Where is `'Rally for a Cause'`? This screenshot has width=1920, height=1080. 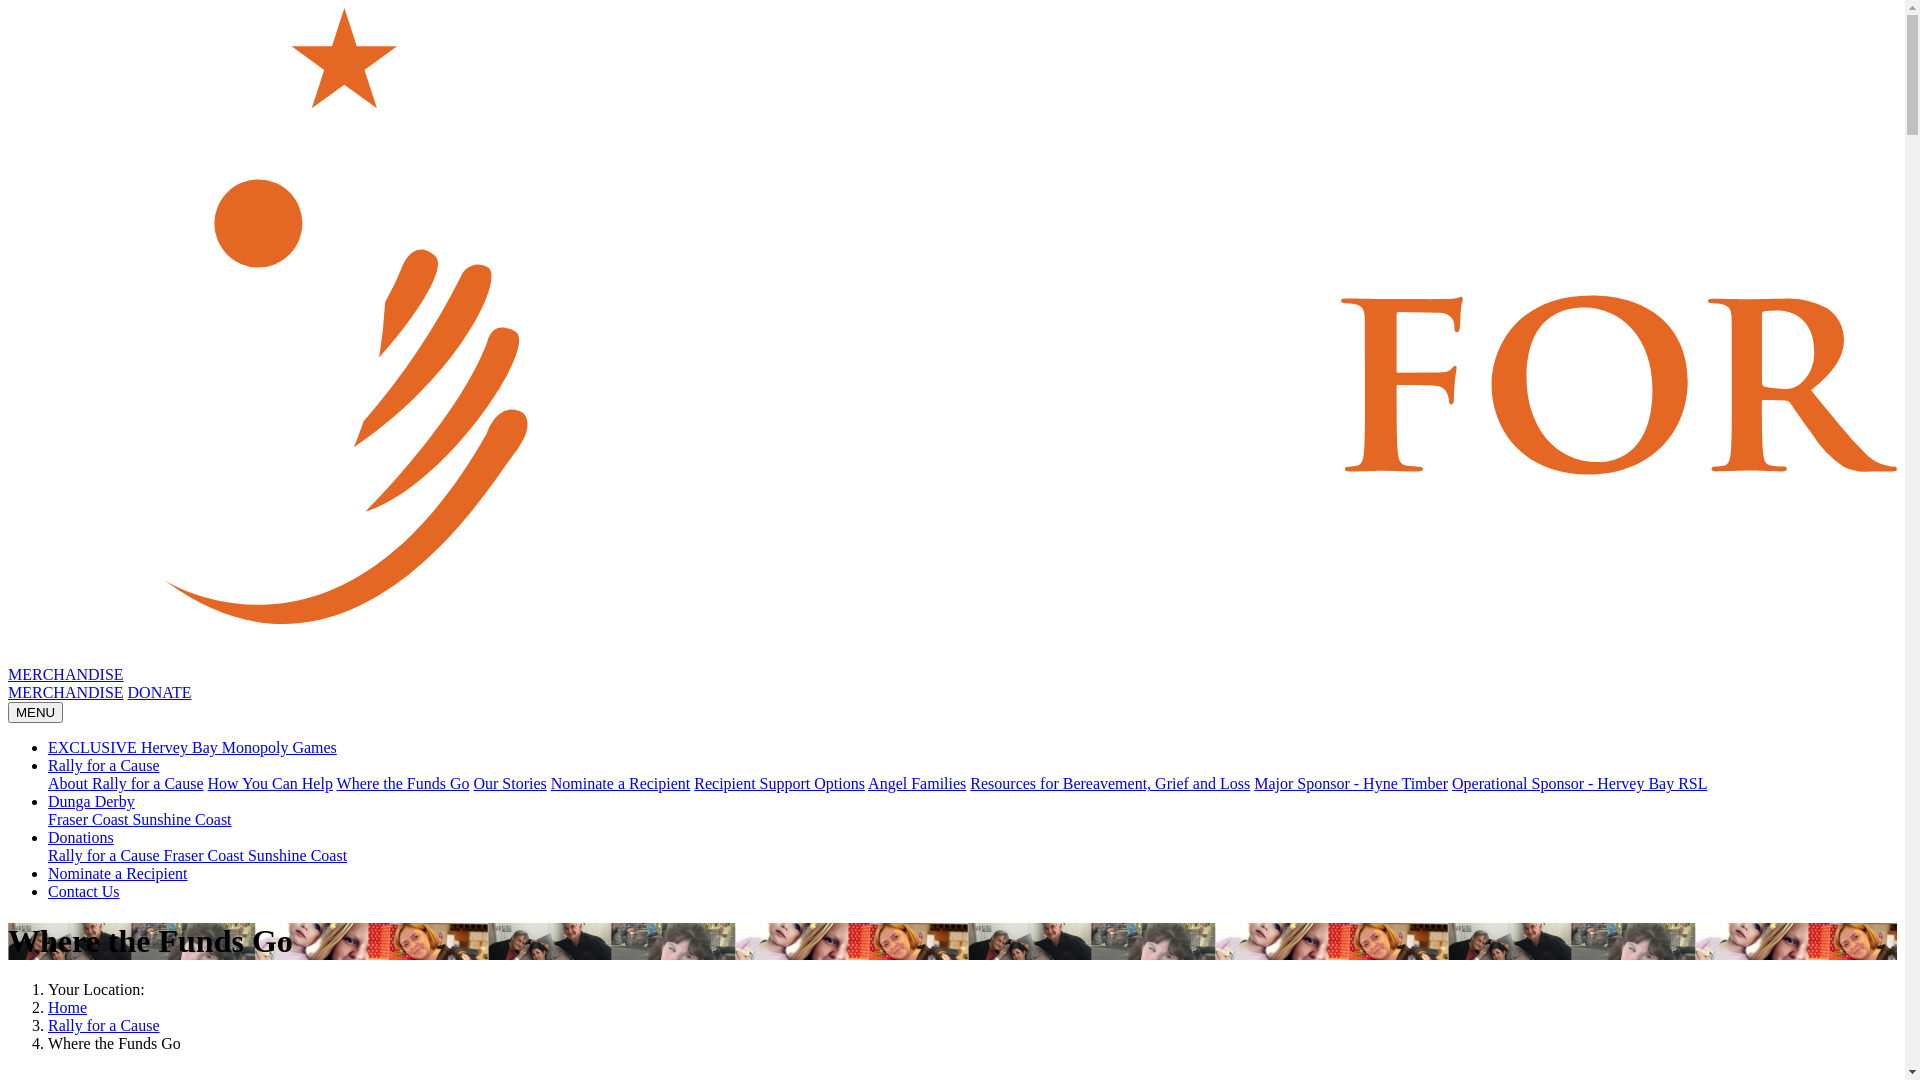 'Rally for a Cause' is located at coordinates (103, 1025).